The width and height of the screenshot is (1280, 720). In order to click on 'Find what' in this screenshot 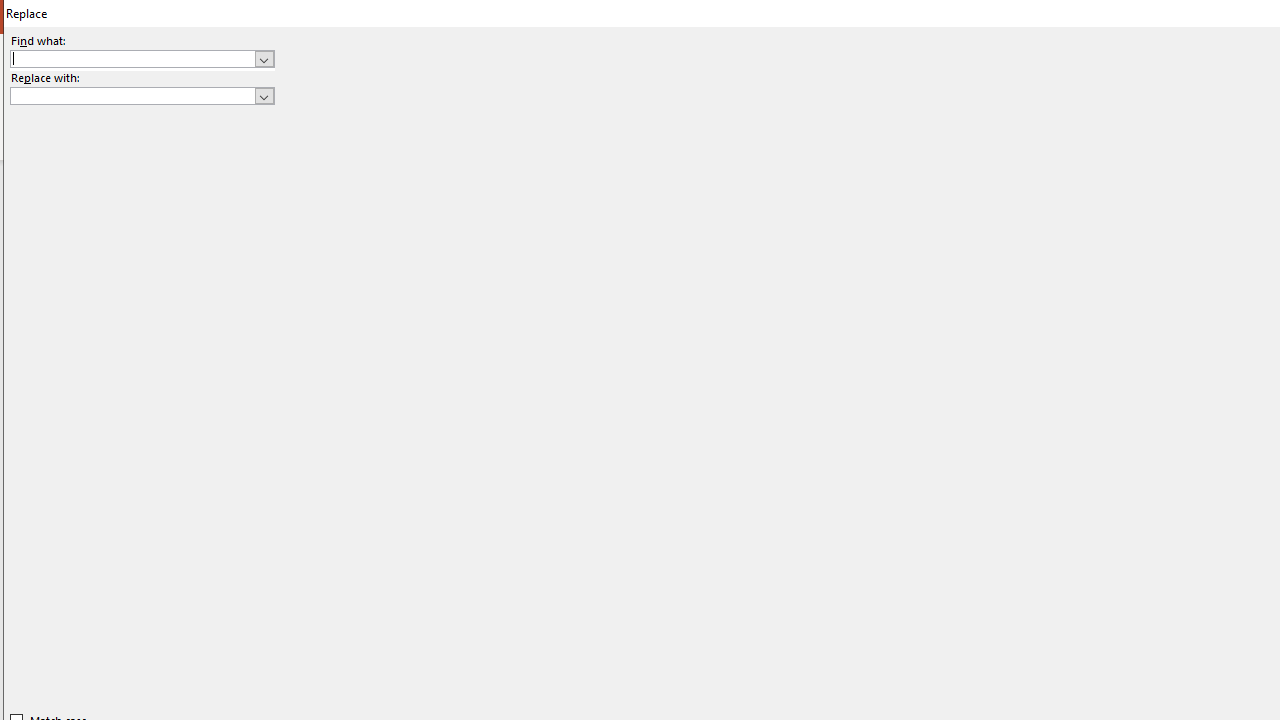, I will do `click(141, 57)`.